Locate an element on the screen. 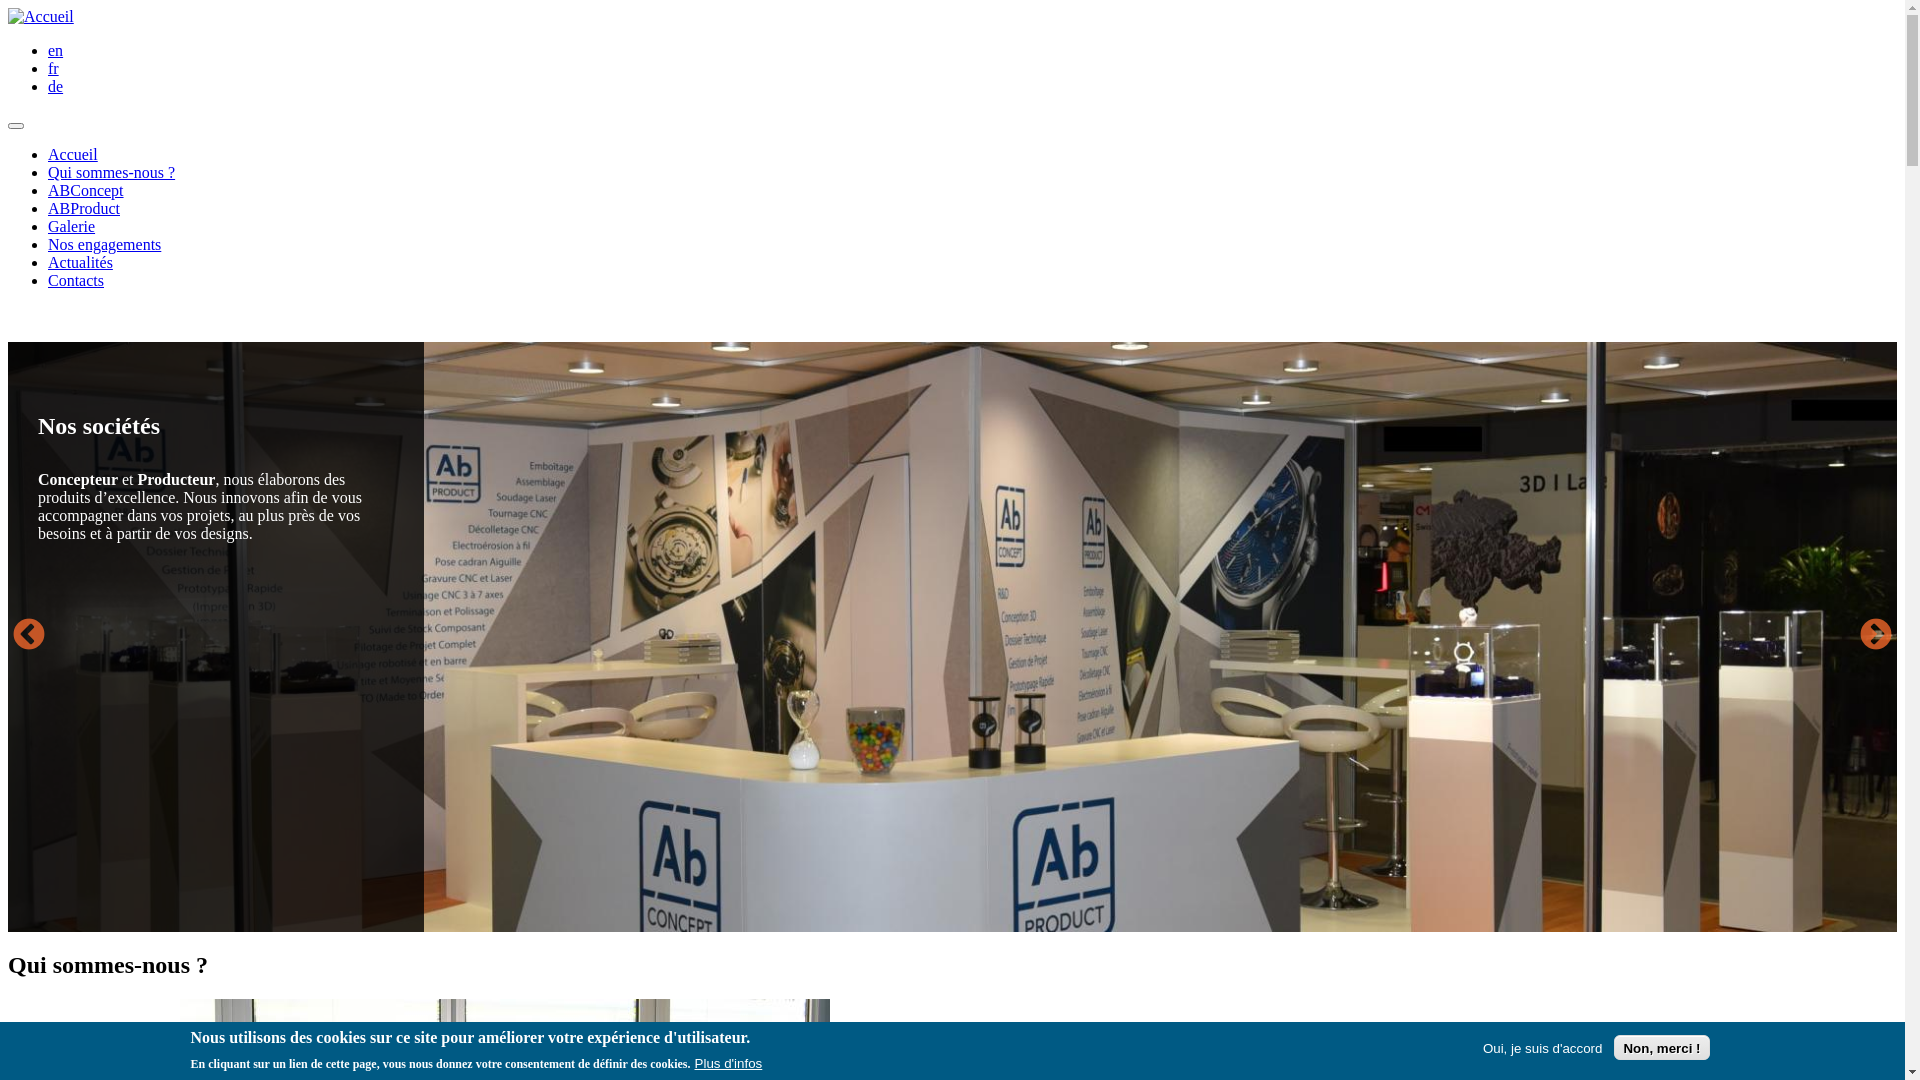  'Qui sommes-nous ?' is located at coordinates (110, 171).